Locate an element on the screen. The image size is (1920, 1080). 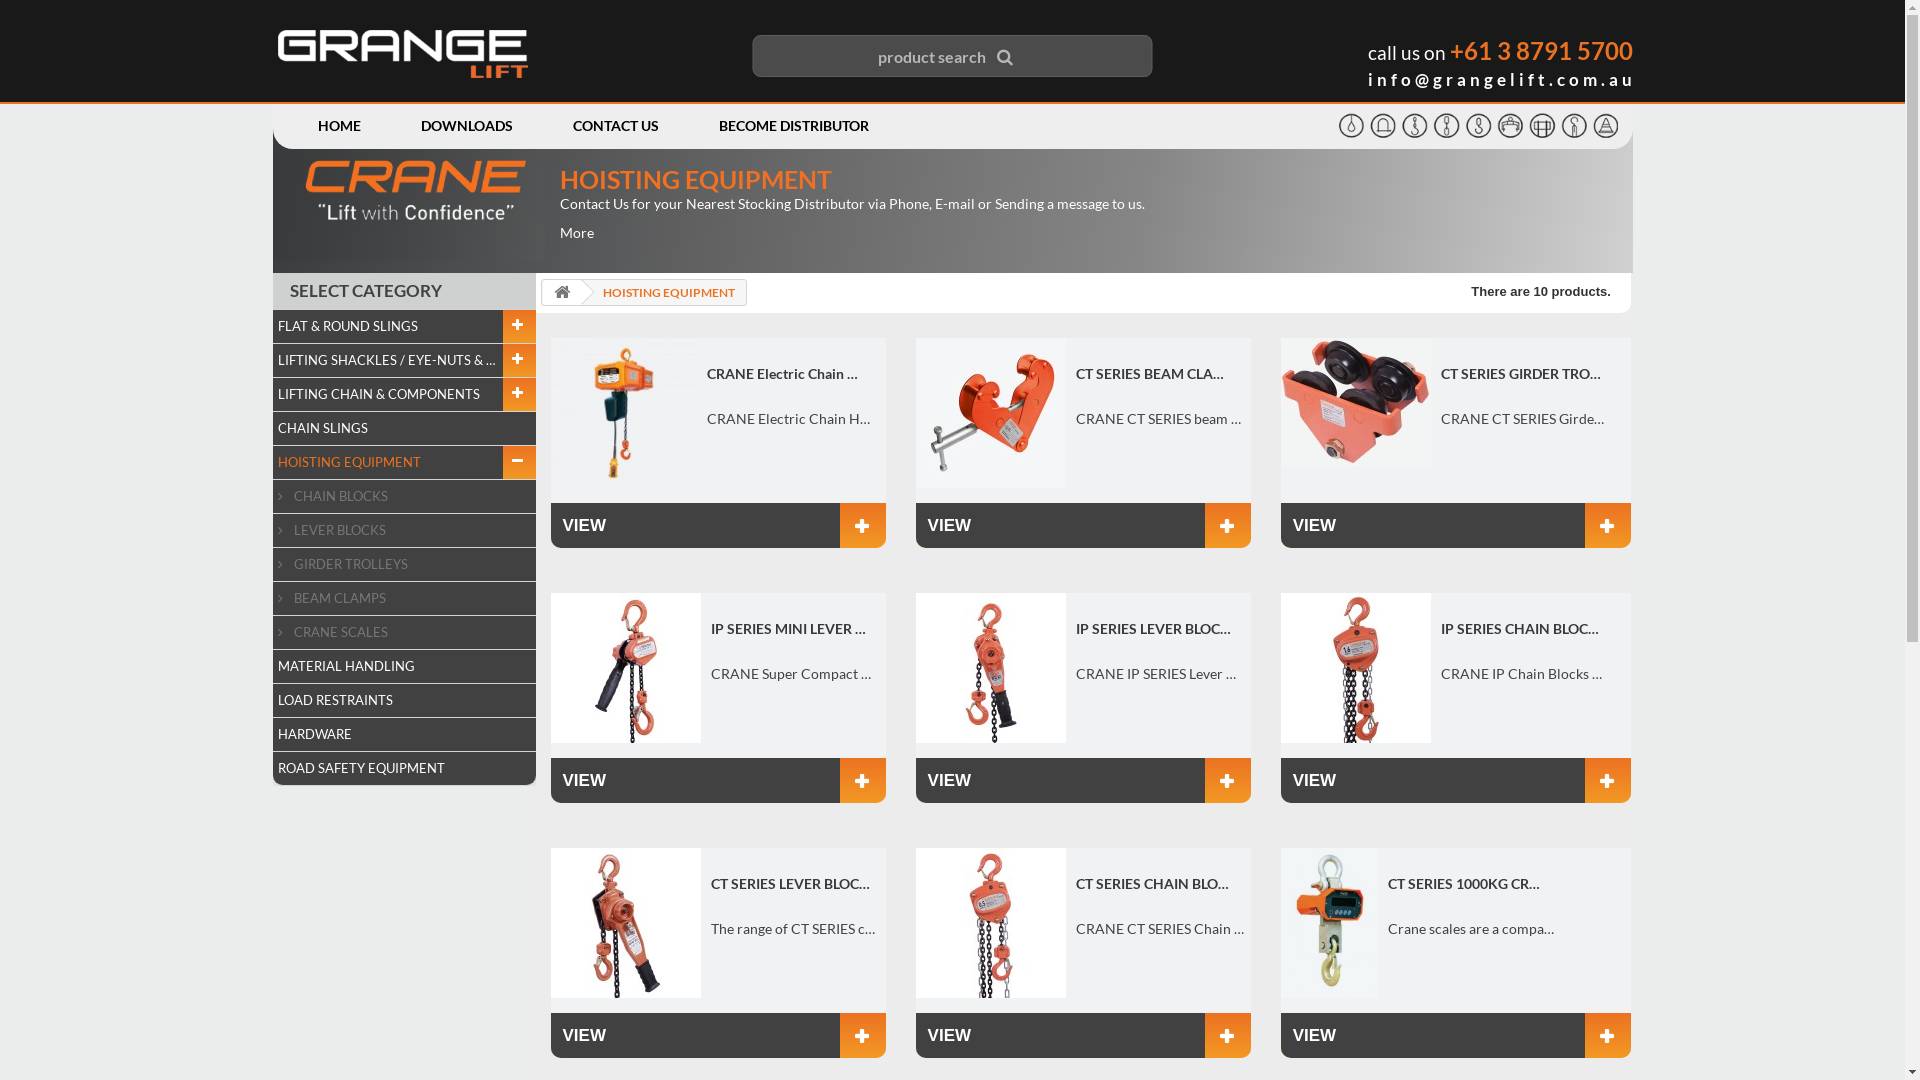
'LOAD RESTRAINTS' is located at coordinates (402, 700).